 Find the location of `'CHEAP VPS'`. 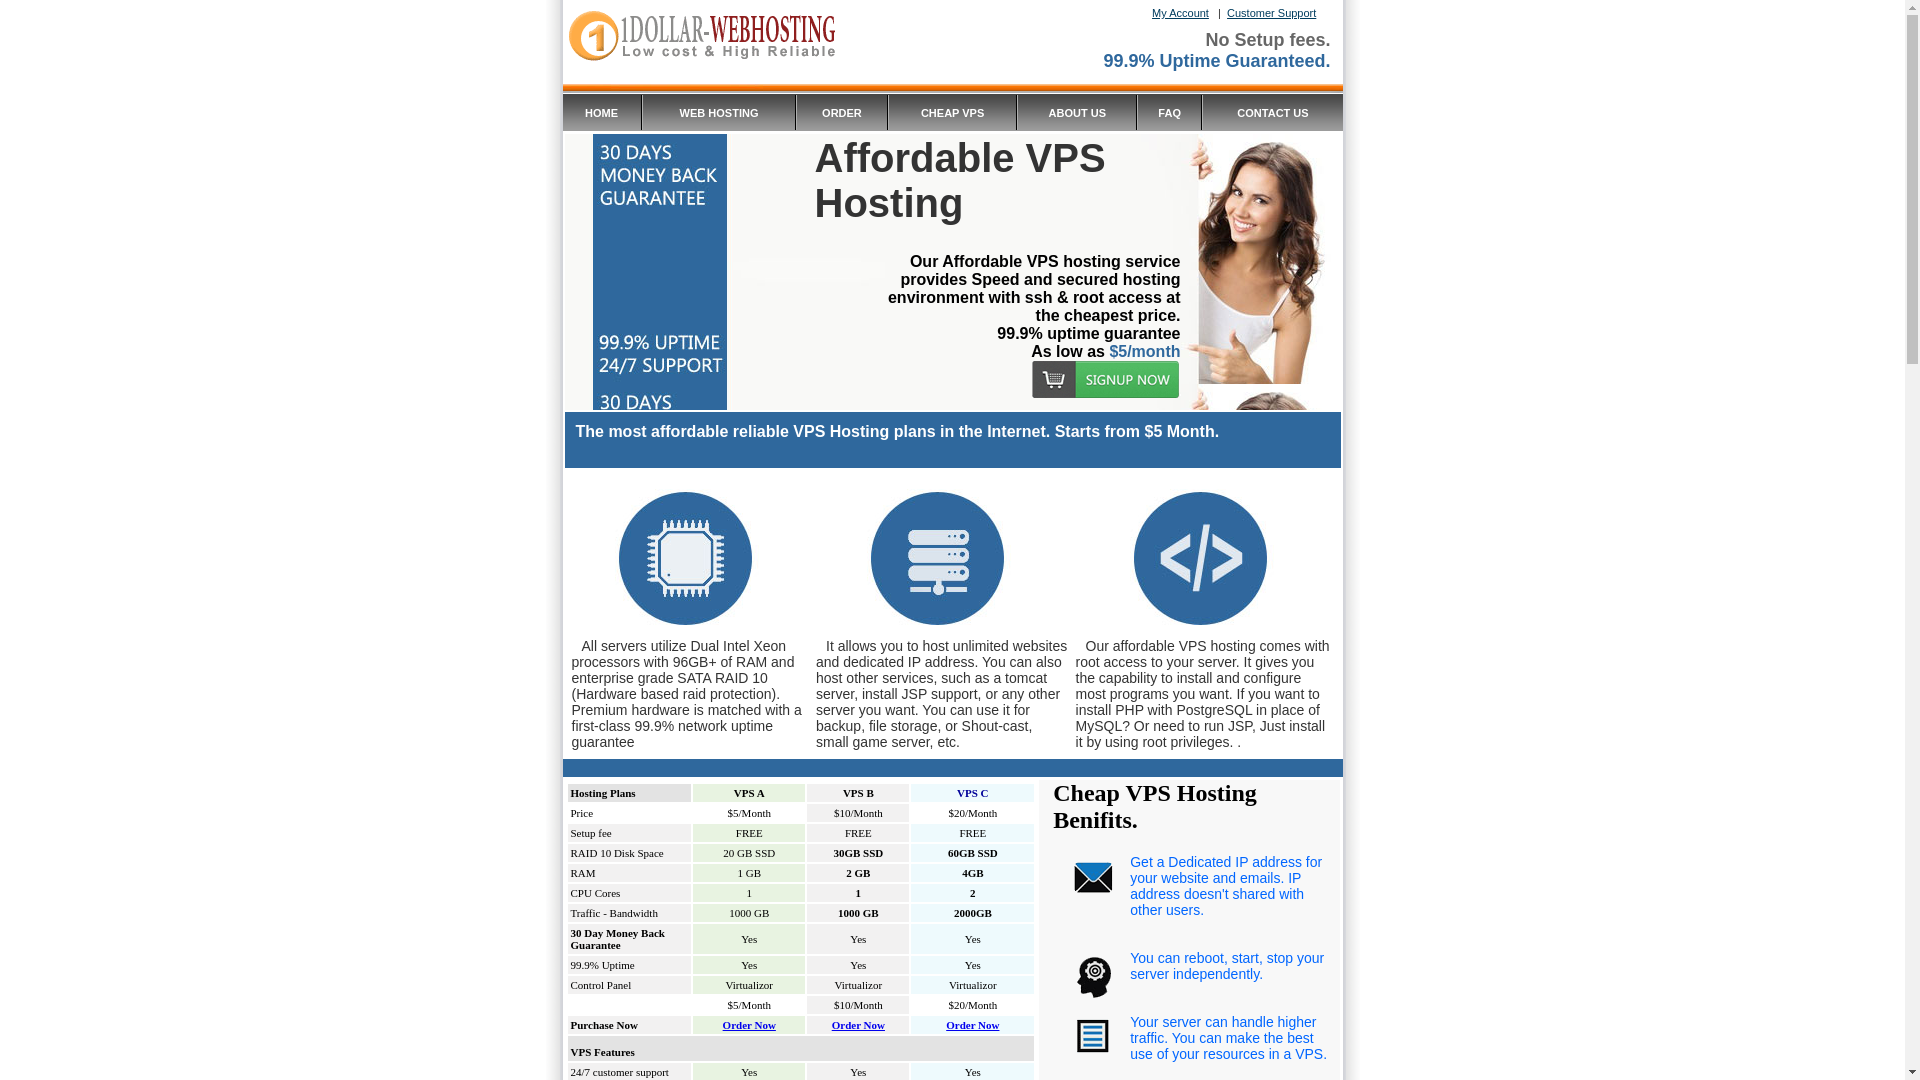

'CHEAP VPS' is located at coordinates (951, 111).